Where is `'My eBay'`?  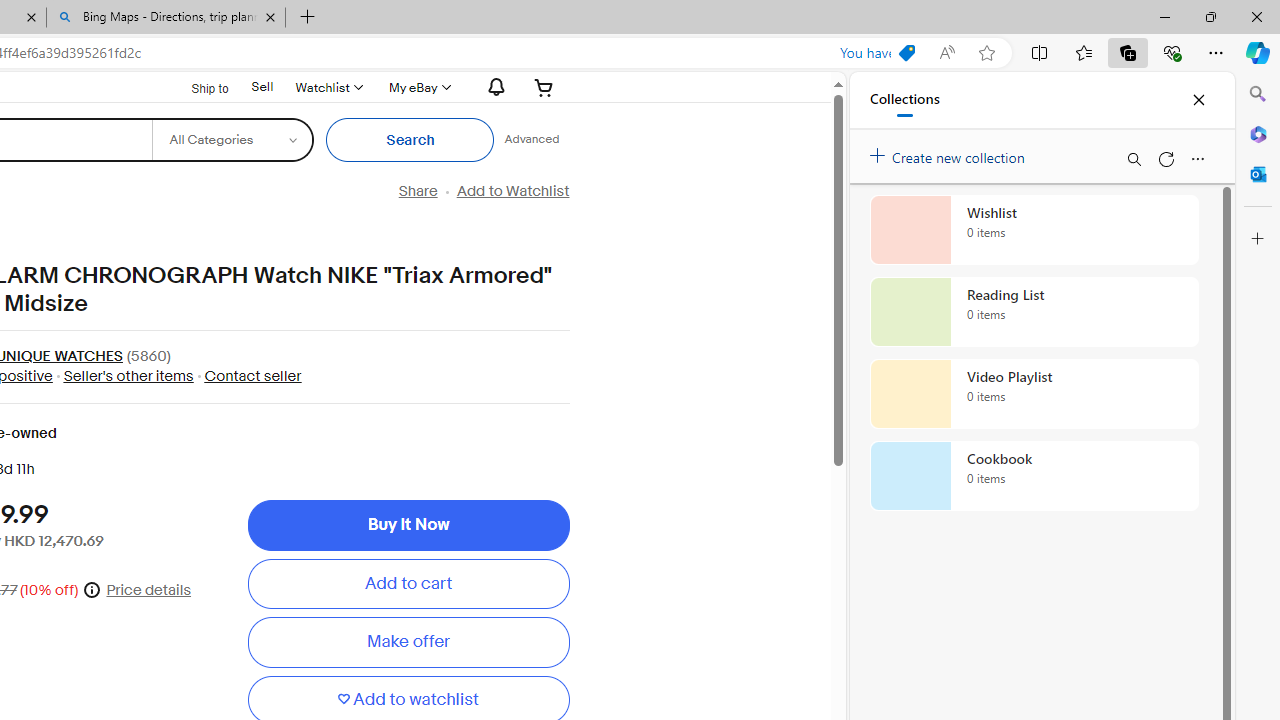
'My eBay' is located at coordinates (417, 86).